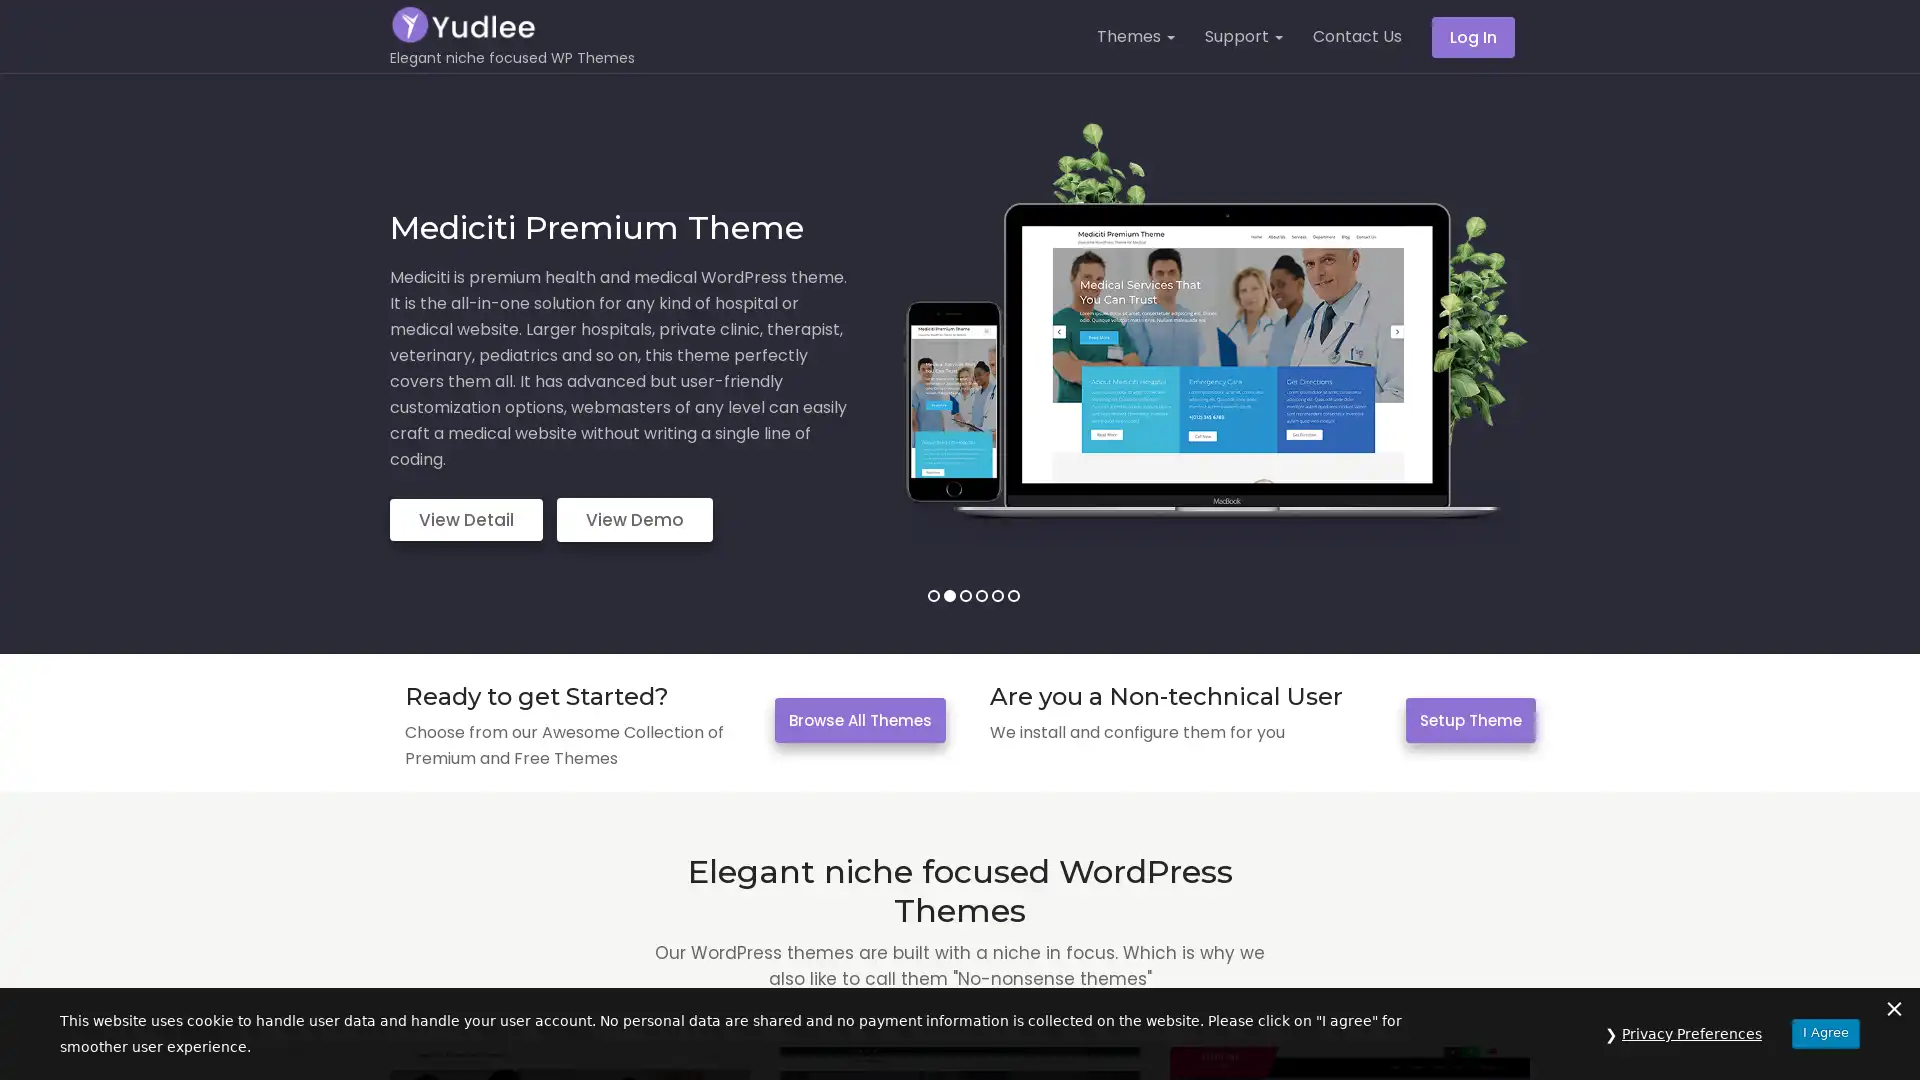 The height and width of the screenshot is (1080, 1920). Describe the element at coordinates (1012, 595) in the screenshot. I see `6` at that location.